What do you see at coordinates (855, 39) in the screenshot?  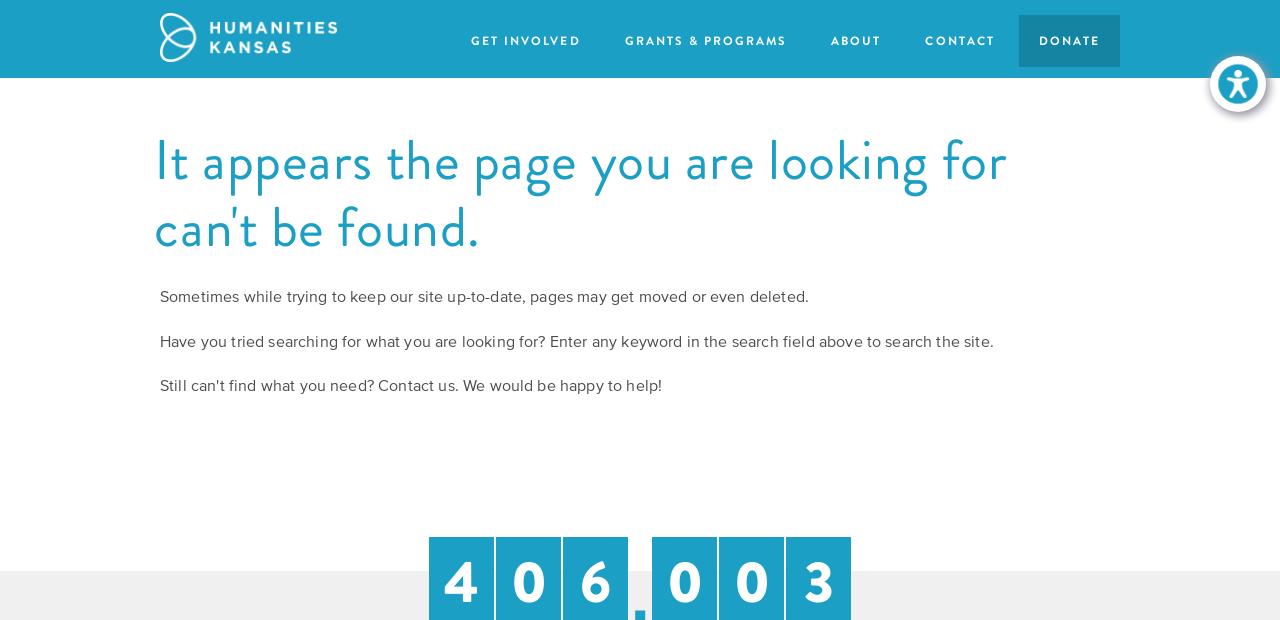 I see `'About'` at bounding box center [855, 39].